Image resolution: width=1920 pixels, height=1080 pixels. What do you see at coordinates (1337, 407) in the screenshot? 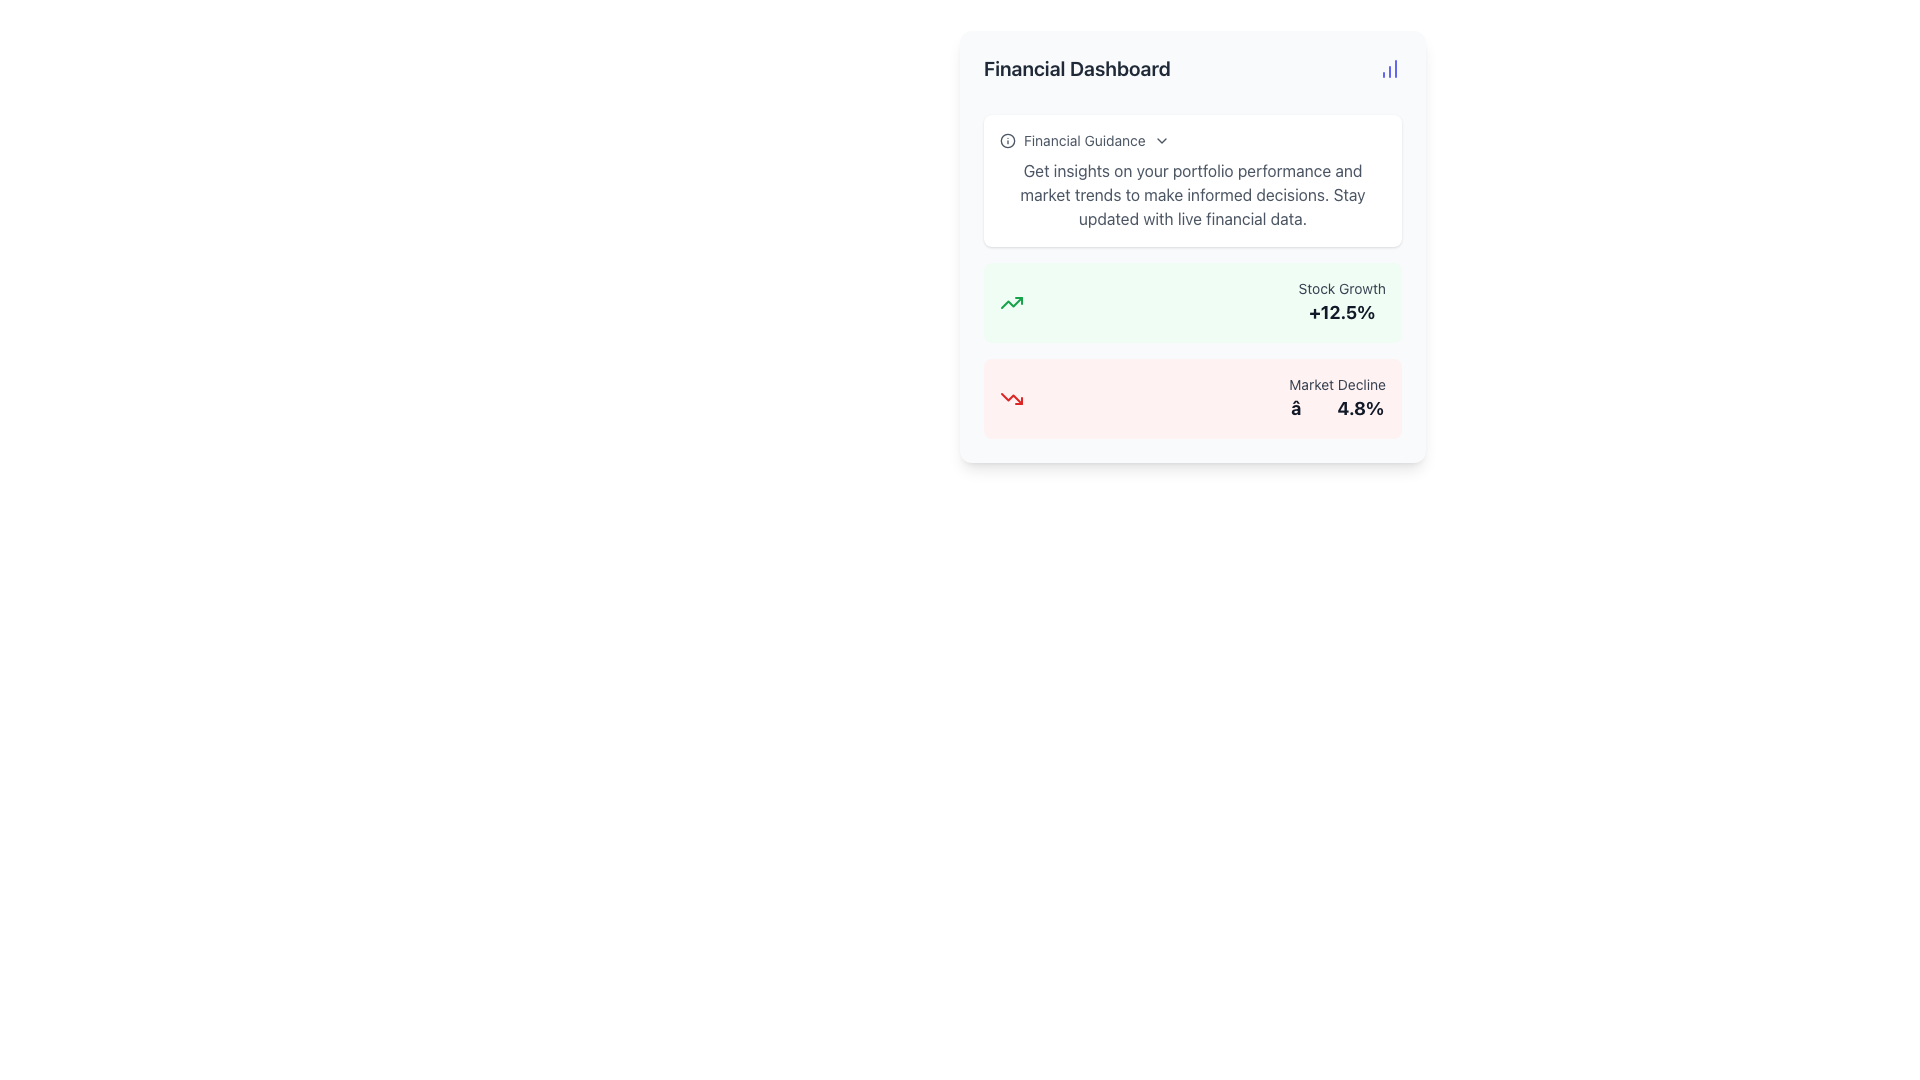
I see `the text label displaying bold text 'â∔4.8%' styled with a large font size and dark gray color, located below 'Market Decline' in the red box on the financial dashboard` at bounding box center [1337, 407].